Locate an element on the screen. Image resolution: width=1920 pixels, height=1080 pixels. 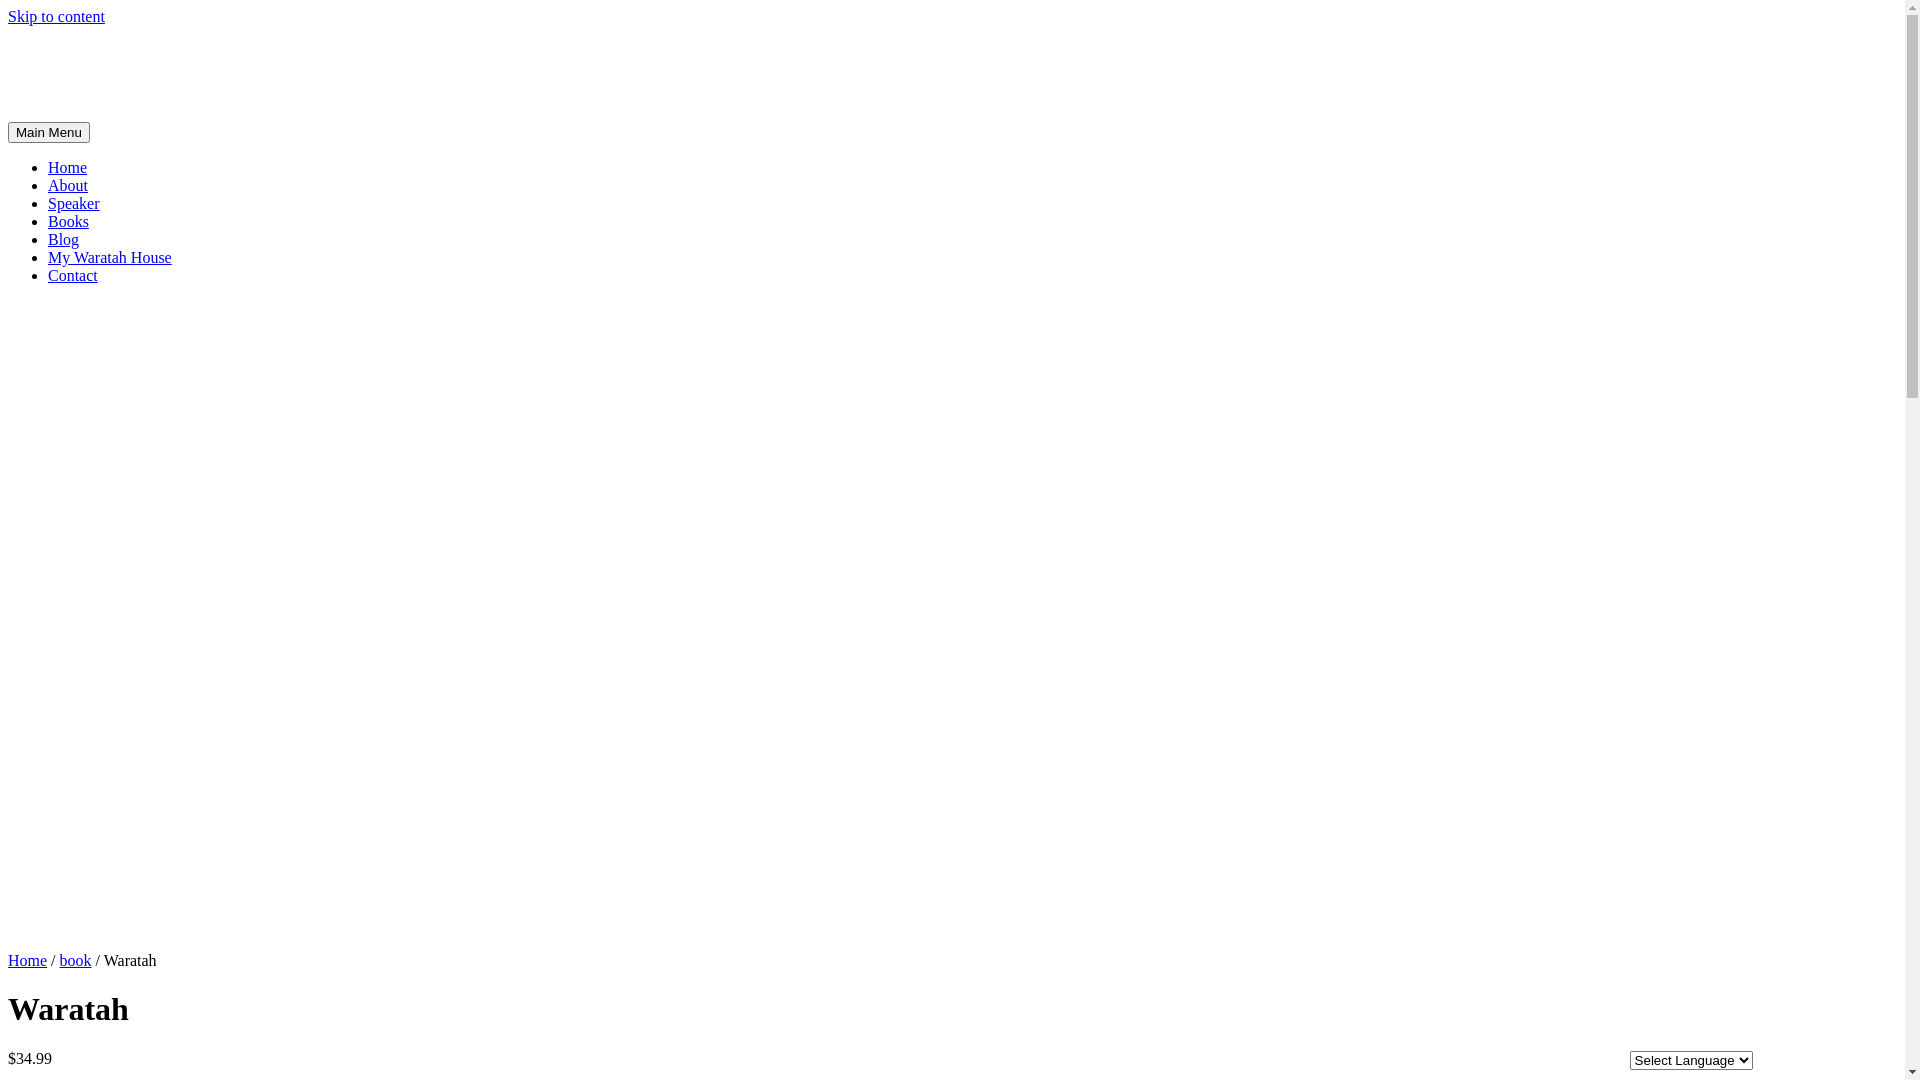
'Home' is located at coordinates (27, 959).